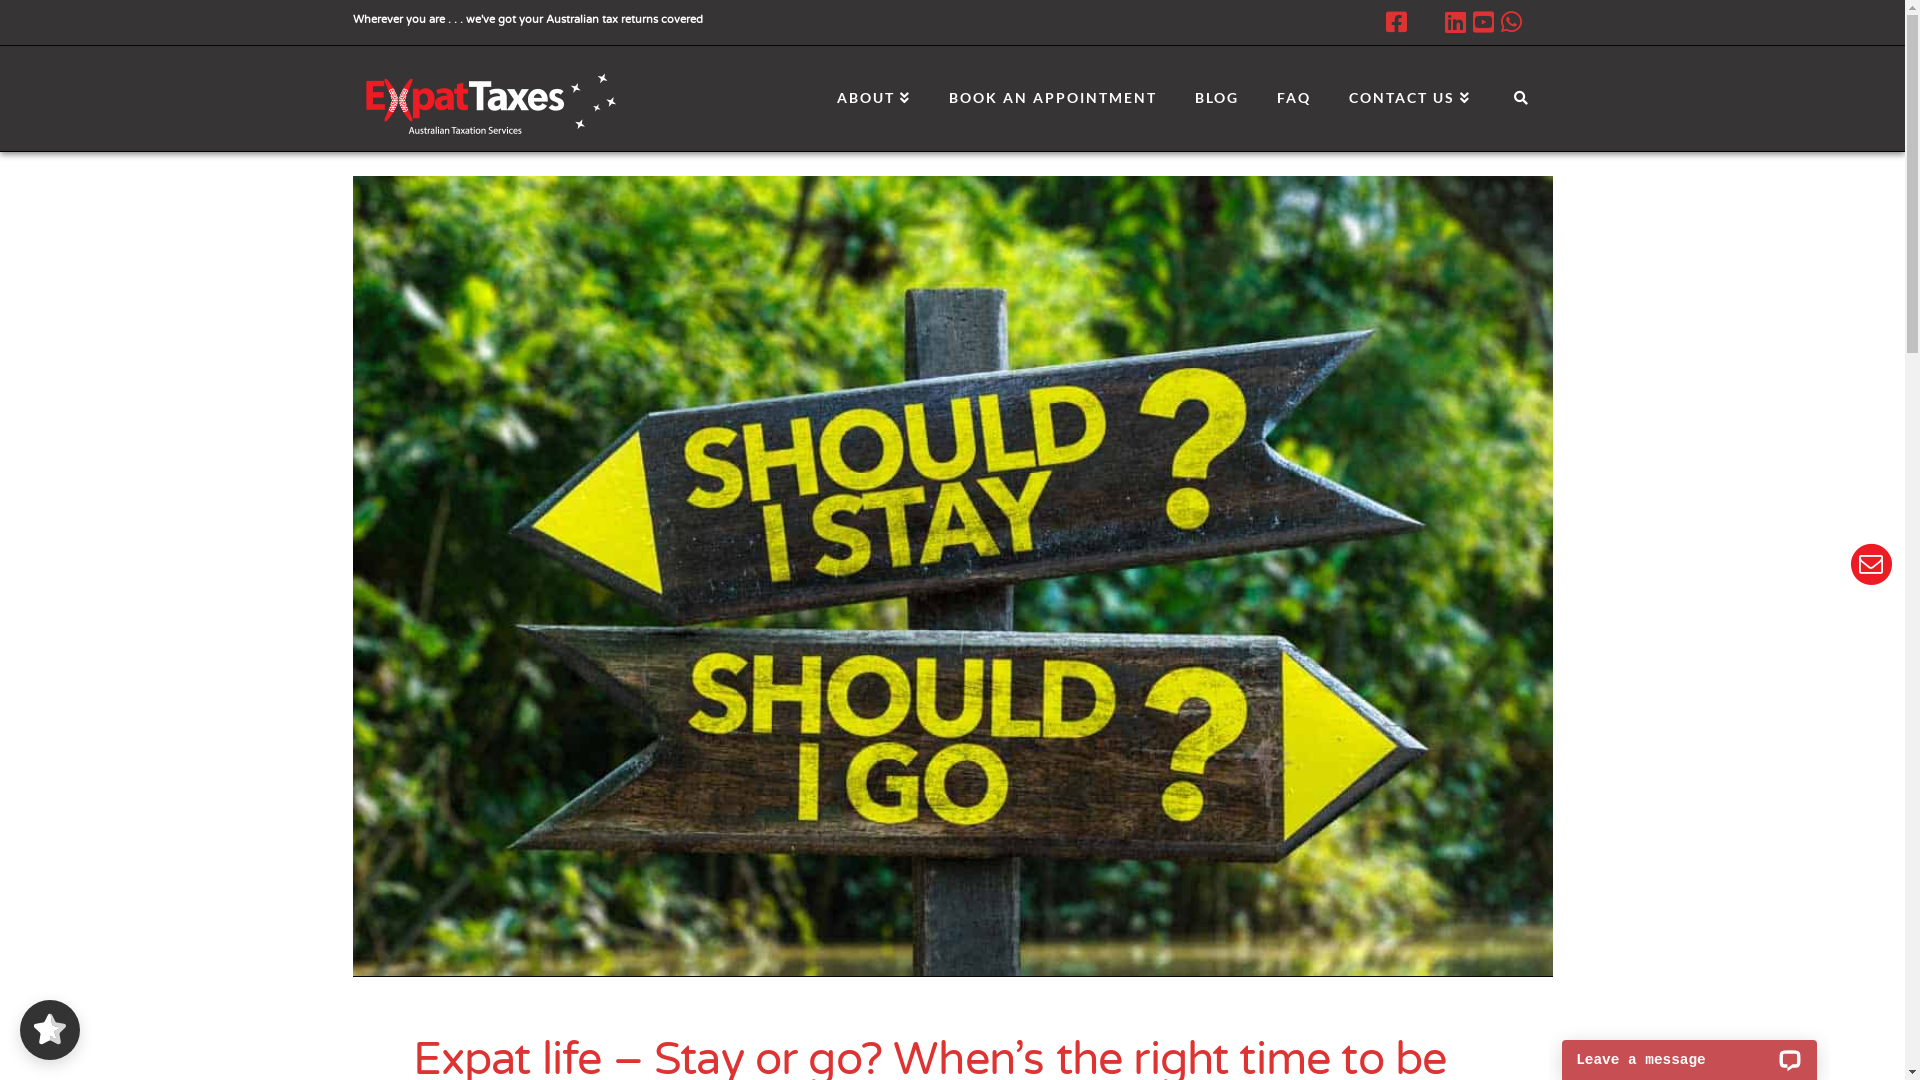 This screenshot has width=1920, height=1080. I want to click on 'CONTACT US', so click(1408, 91).